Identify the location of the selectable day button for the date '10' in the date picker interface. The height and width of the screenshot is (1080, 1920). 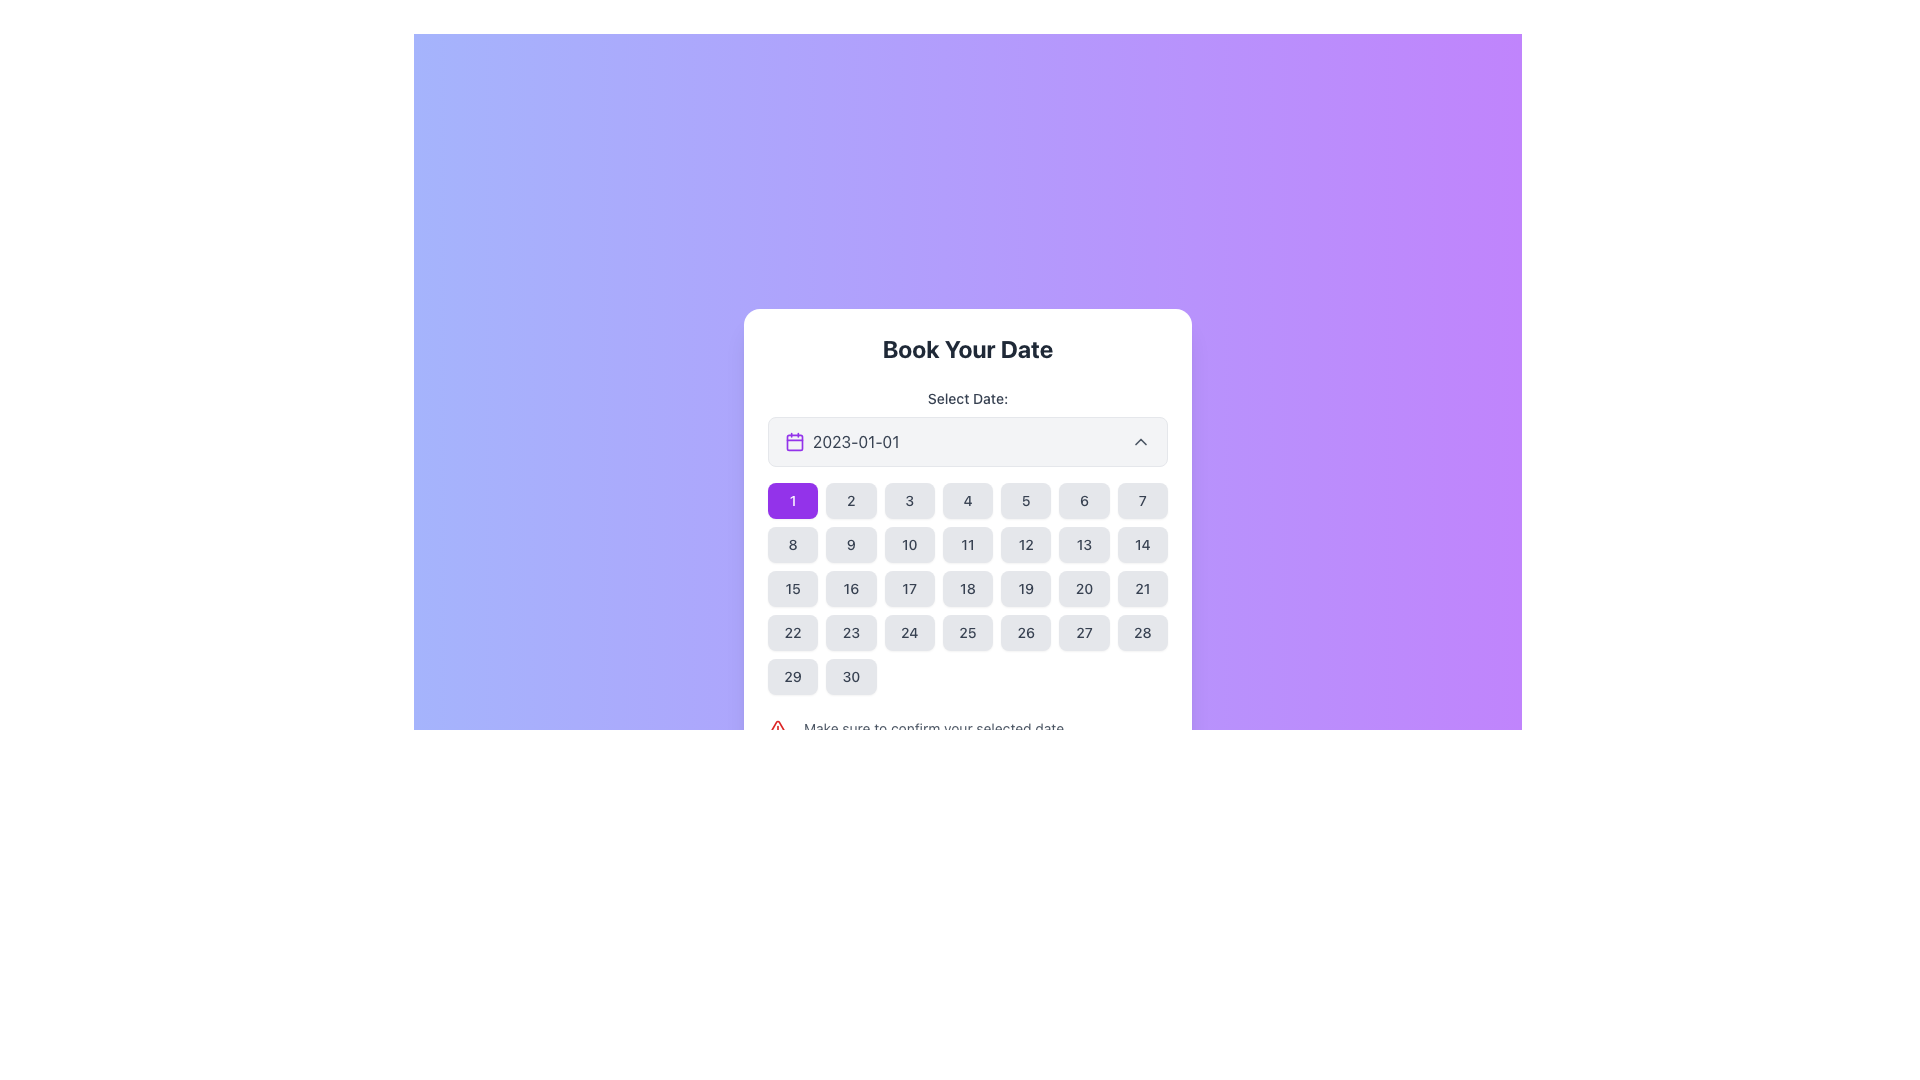
(908, 544).